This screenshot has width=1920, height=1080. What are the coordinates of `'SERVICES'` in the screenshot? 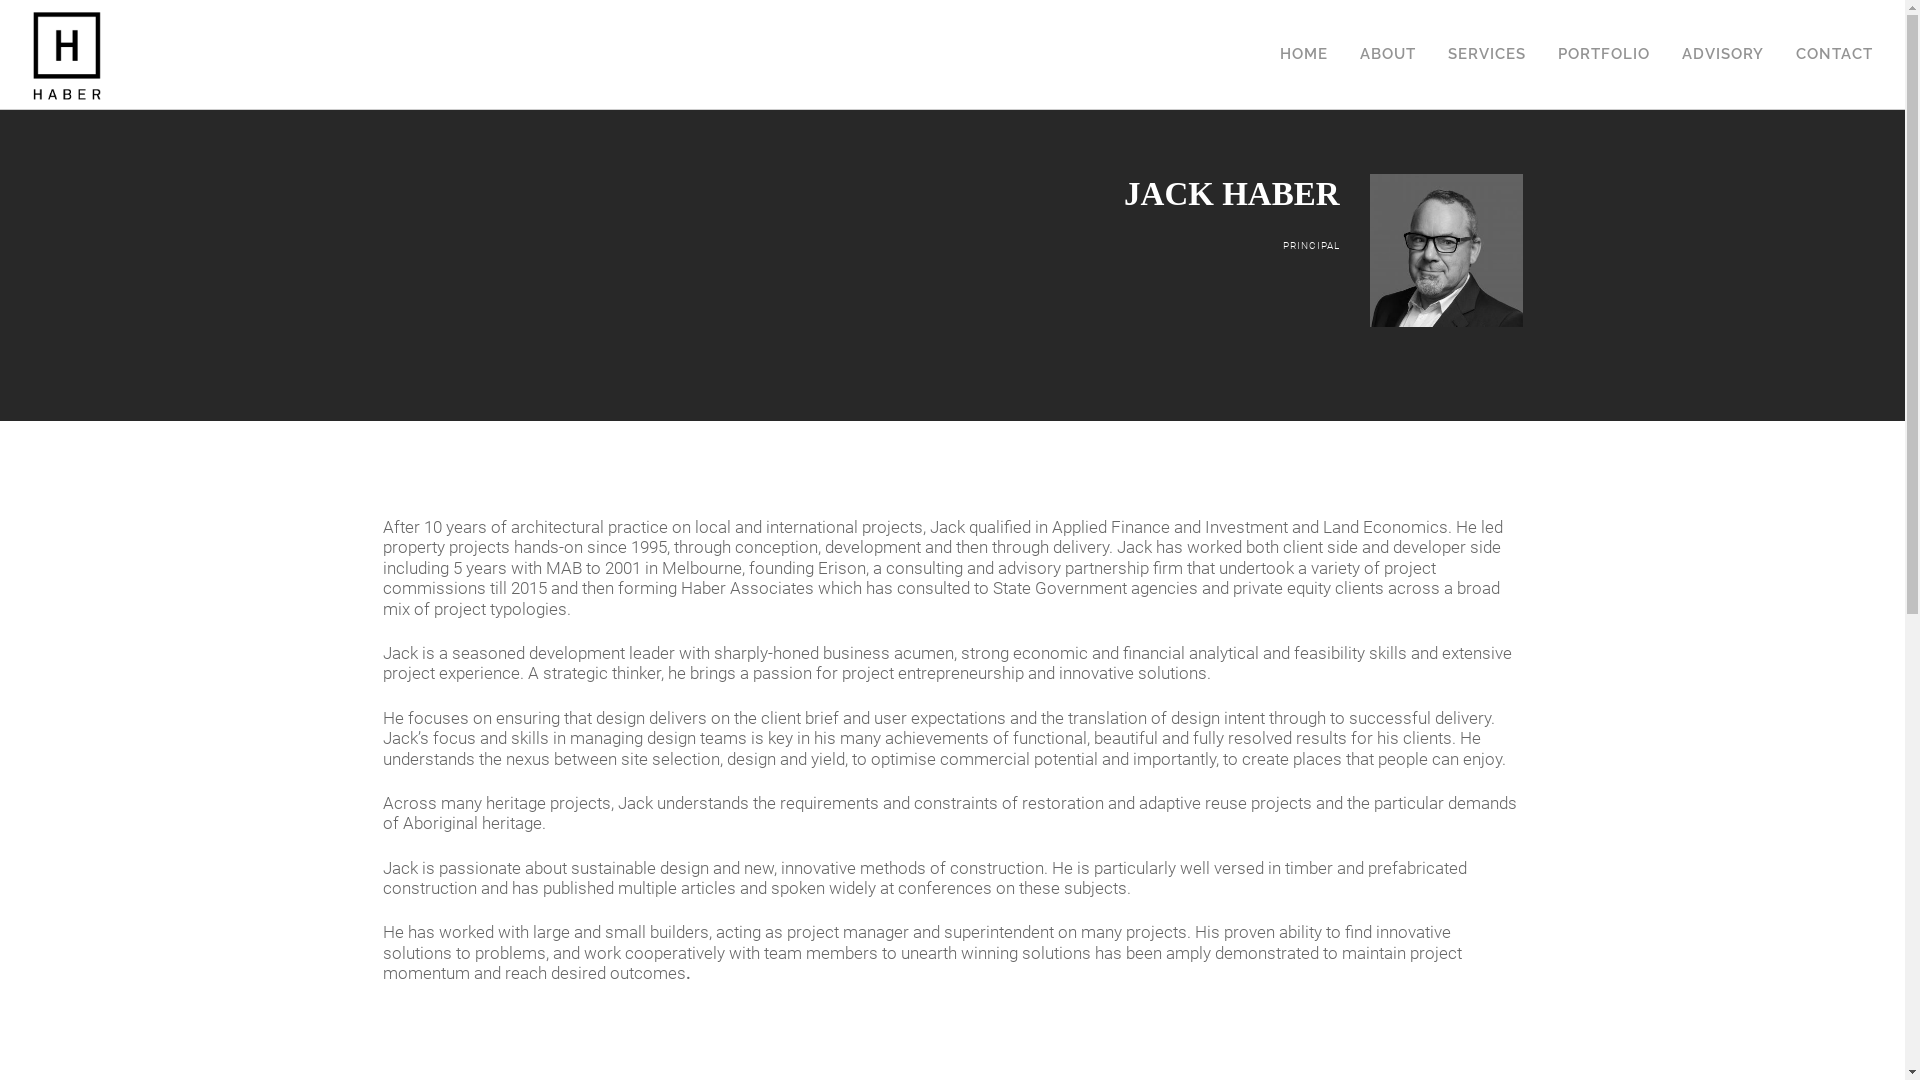 It's located at (1487, 27).